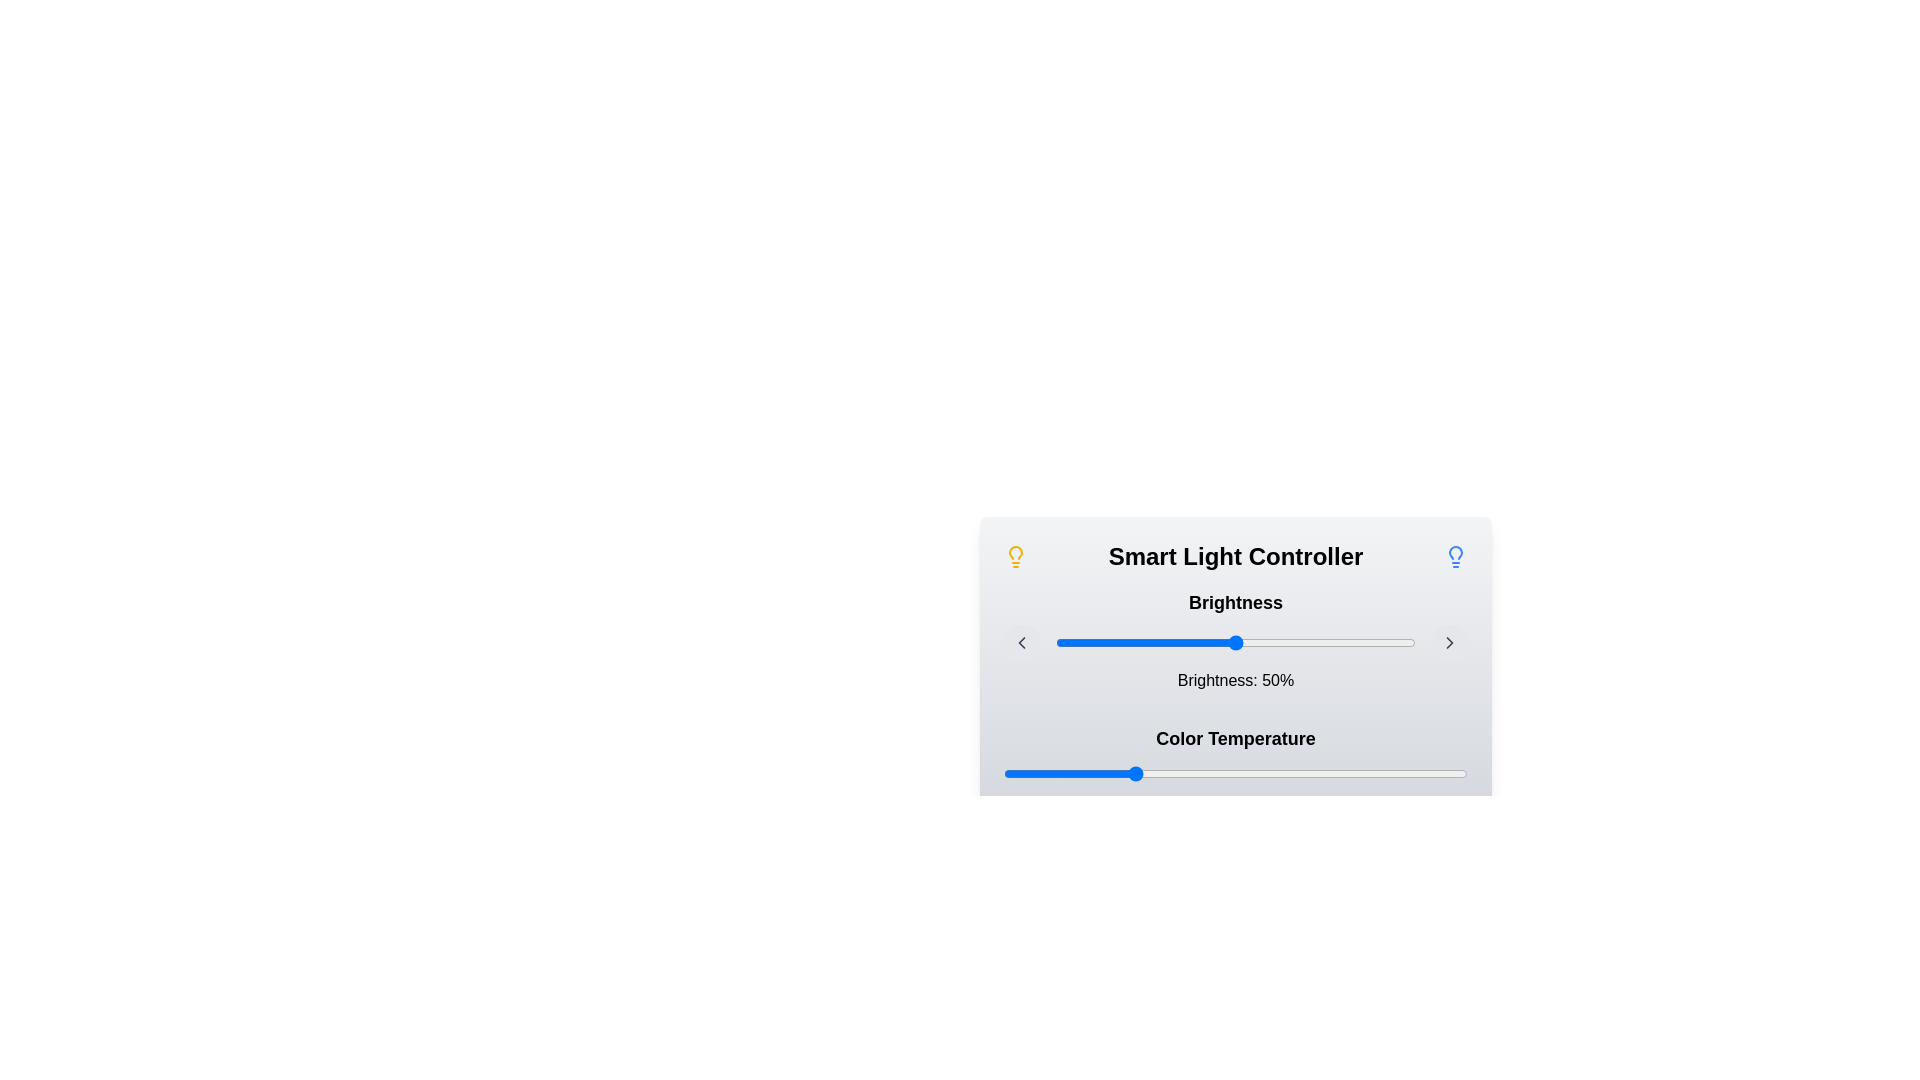 This screenshot has width=1920, height=1080. What do you see at coordinates (1449, 643) in the screenshot?
I see `the navigational chevron arrow icon located in the center-right portion of the smart light controller UI to proceed with further interaction or brightness adjustment` at bounding box center [1449, 643].